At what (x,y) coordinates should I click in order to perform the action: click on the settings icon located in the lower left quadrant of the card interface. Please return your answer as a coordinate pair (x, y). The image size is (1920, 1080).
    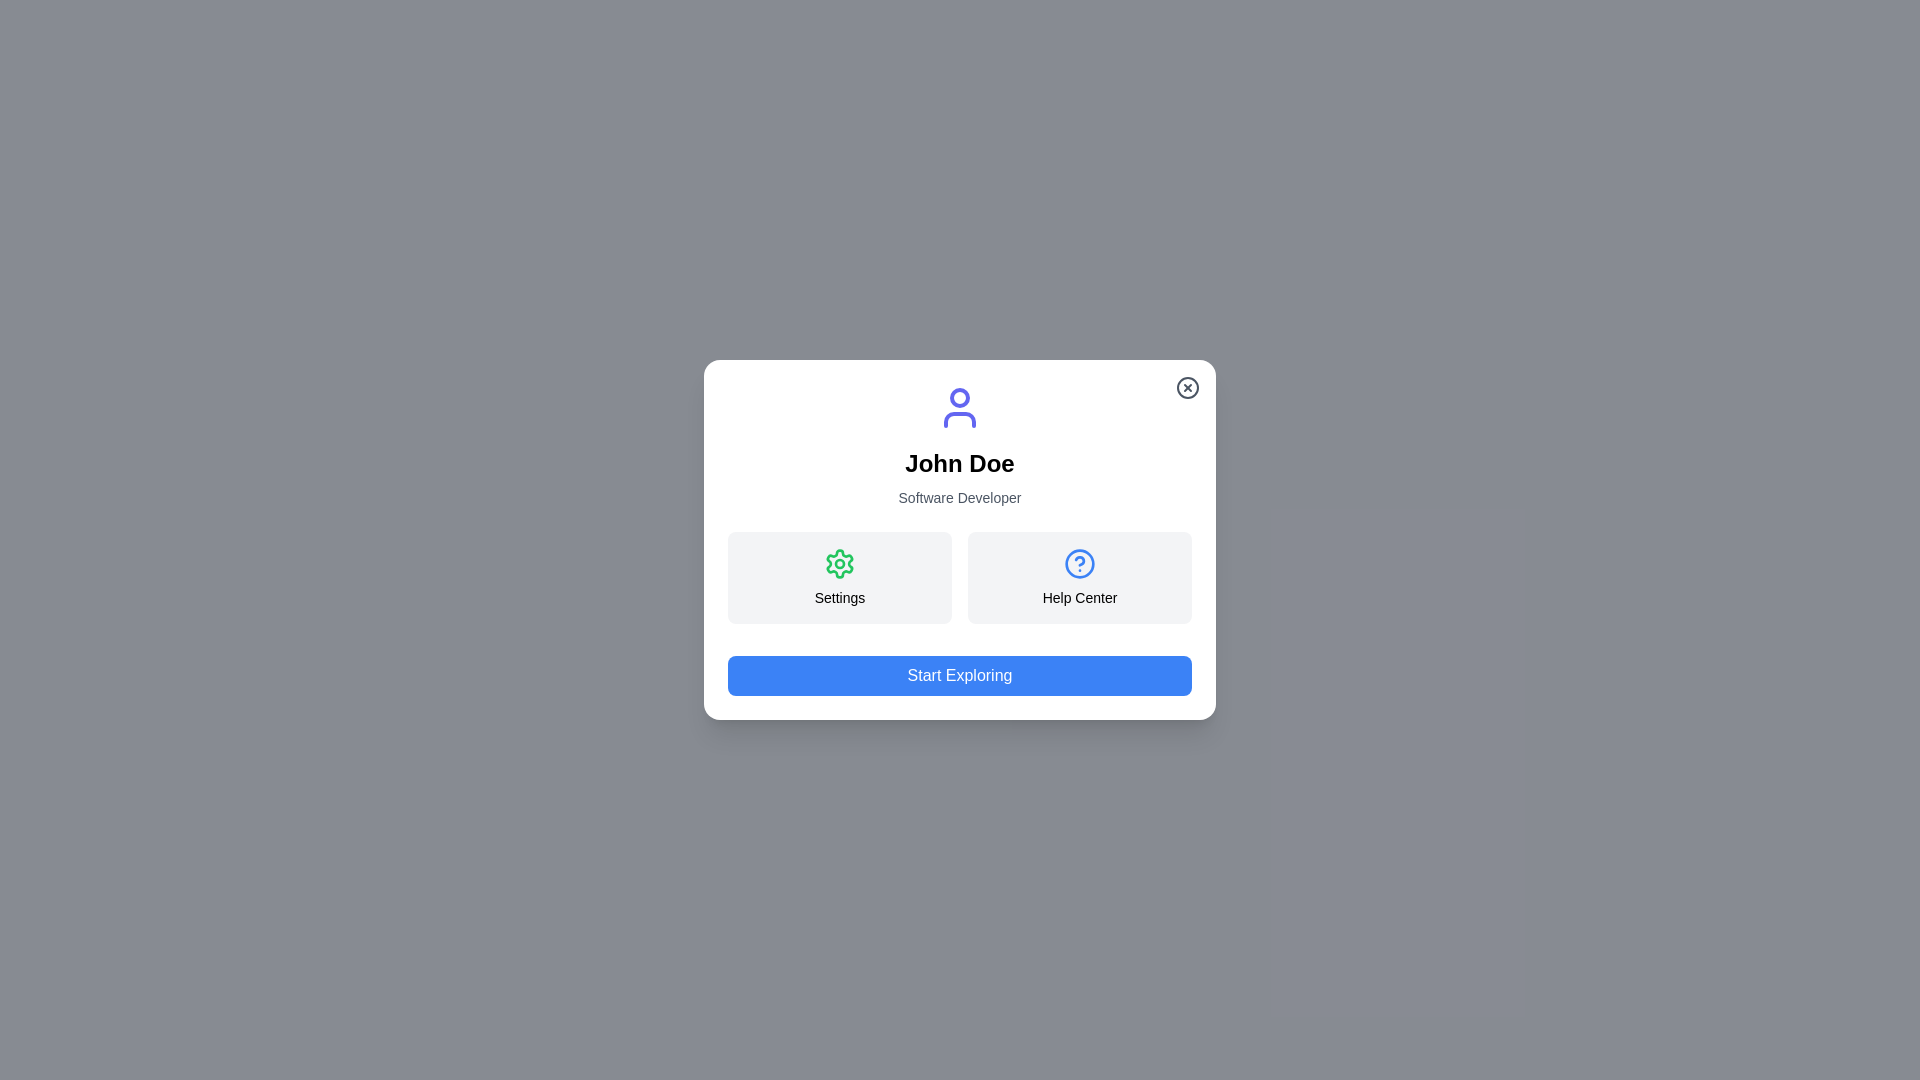
    Looking at the image, I should click on (840, 563).